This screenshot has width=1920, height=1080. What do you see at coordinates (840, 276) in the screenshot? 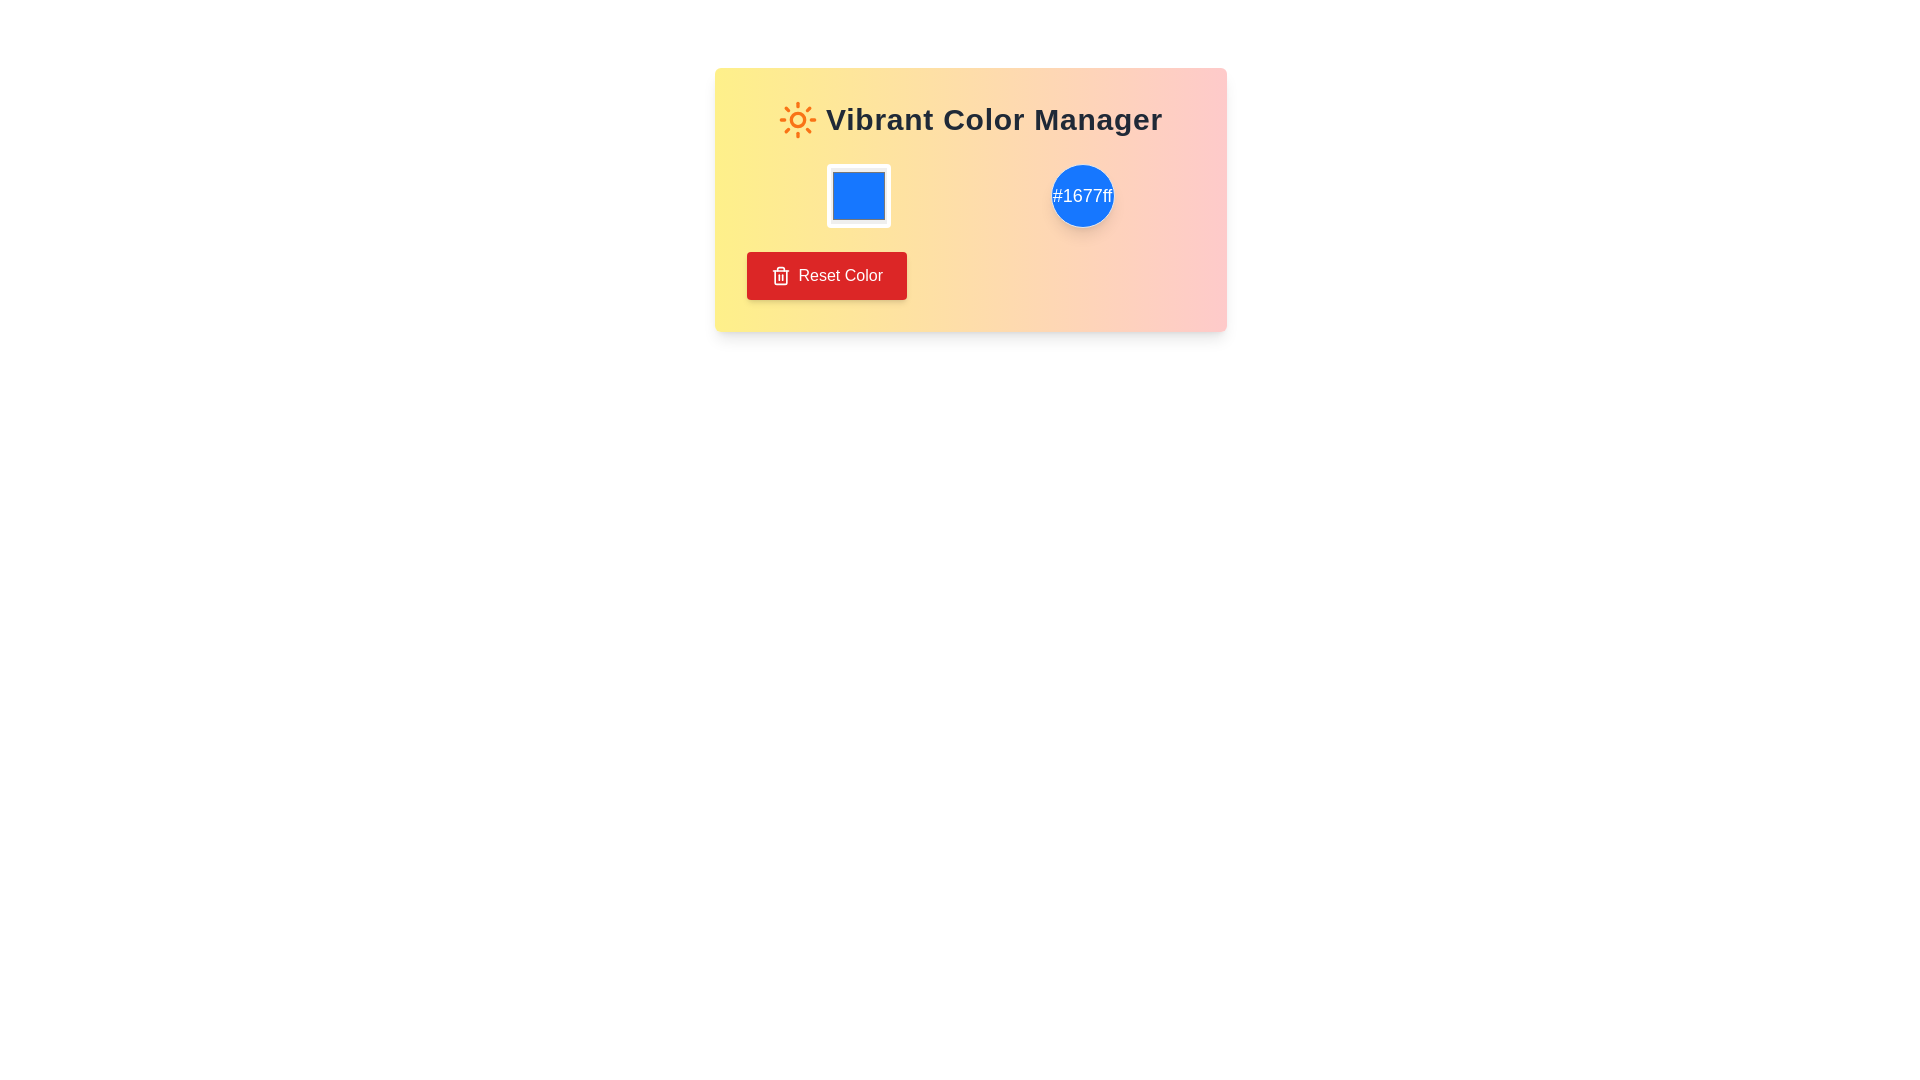
I see `the 'Reset Color' text label which is displayed in white over a vivid red background, located within a button at the bottom-left area of a card in the interface` at bounding box center [840, 276].